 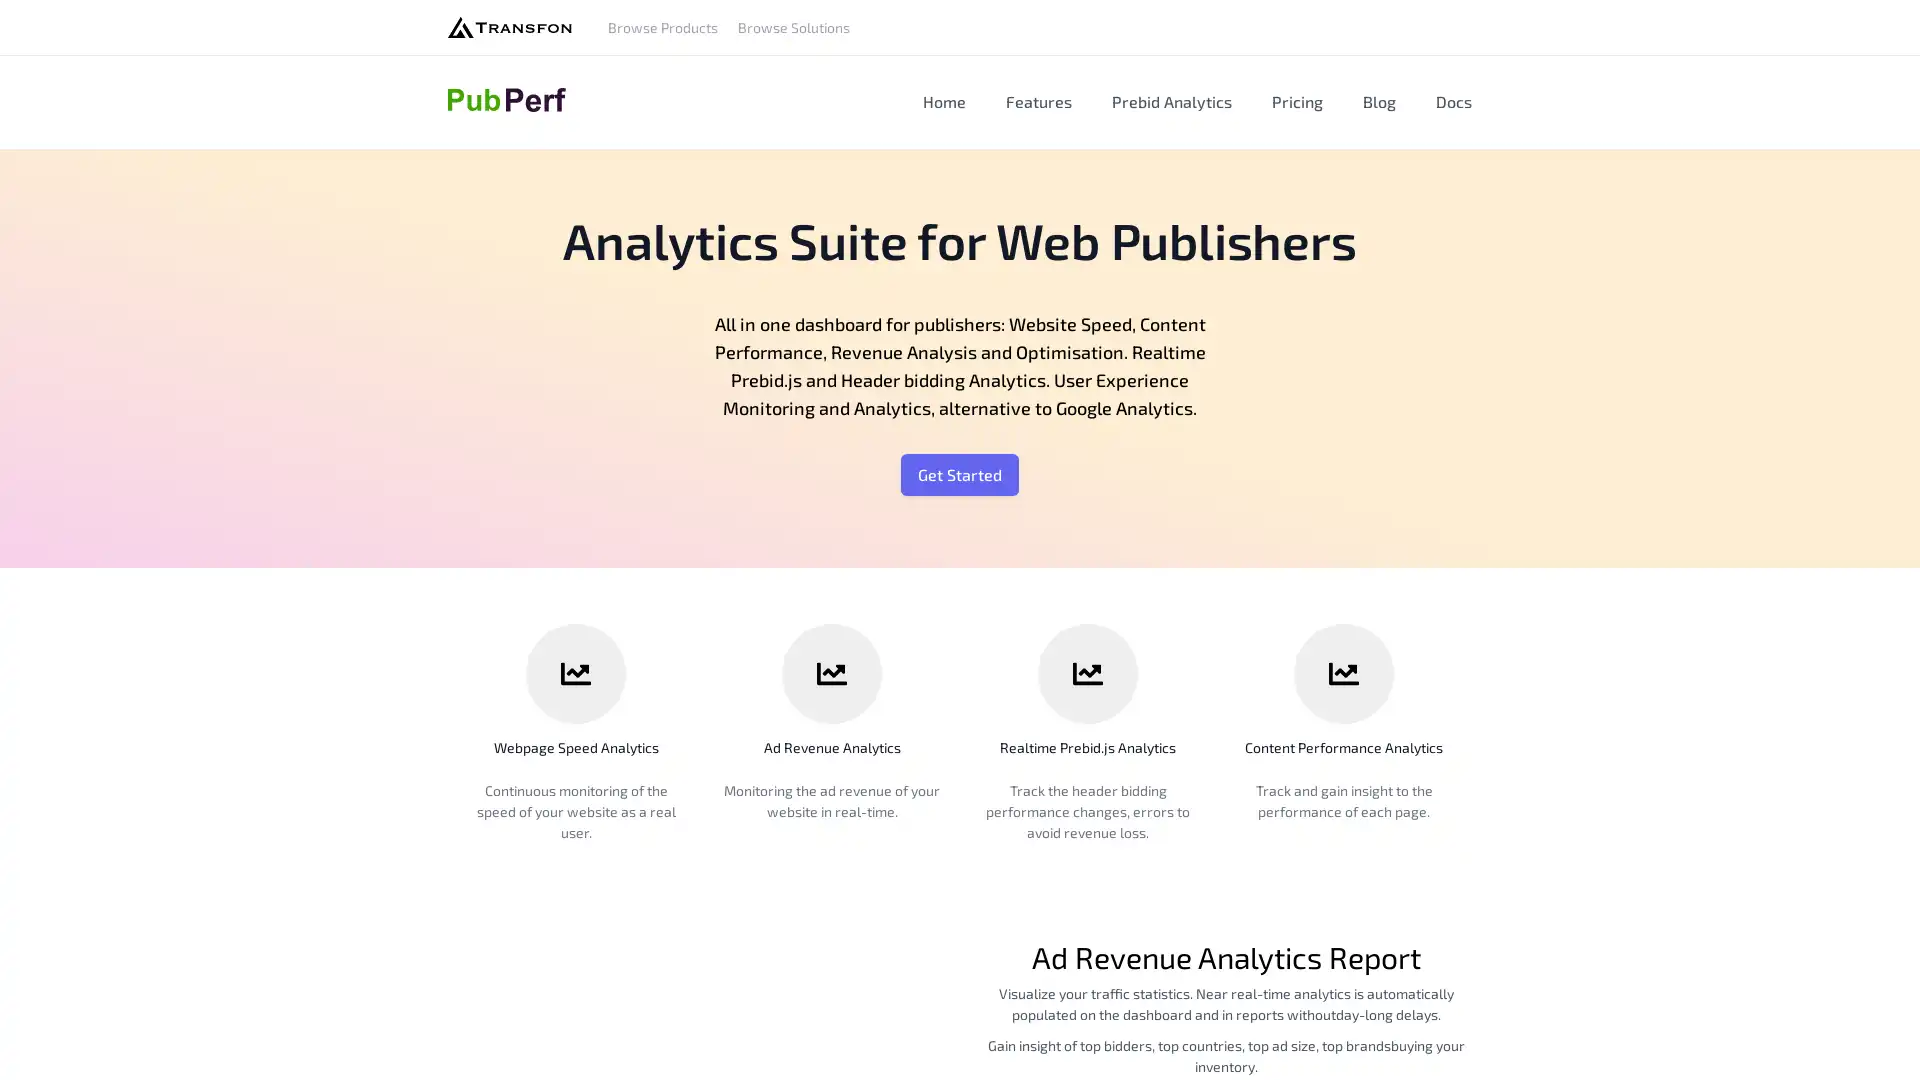 What do you see at coordinates (134, 1043) in the screenshot?
I see `Do Not Sell My Data` at bounding box center [134, 1043].